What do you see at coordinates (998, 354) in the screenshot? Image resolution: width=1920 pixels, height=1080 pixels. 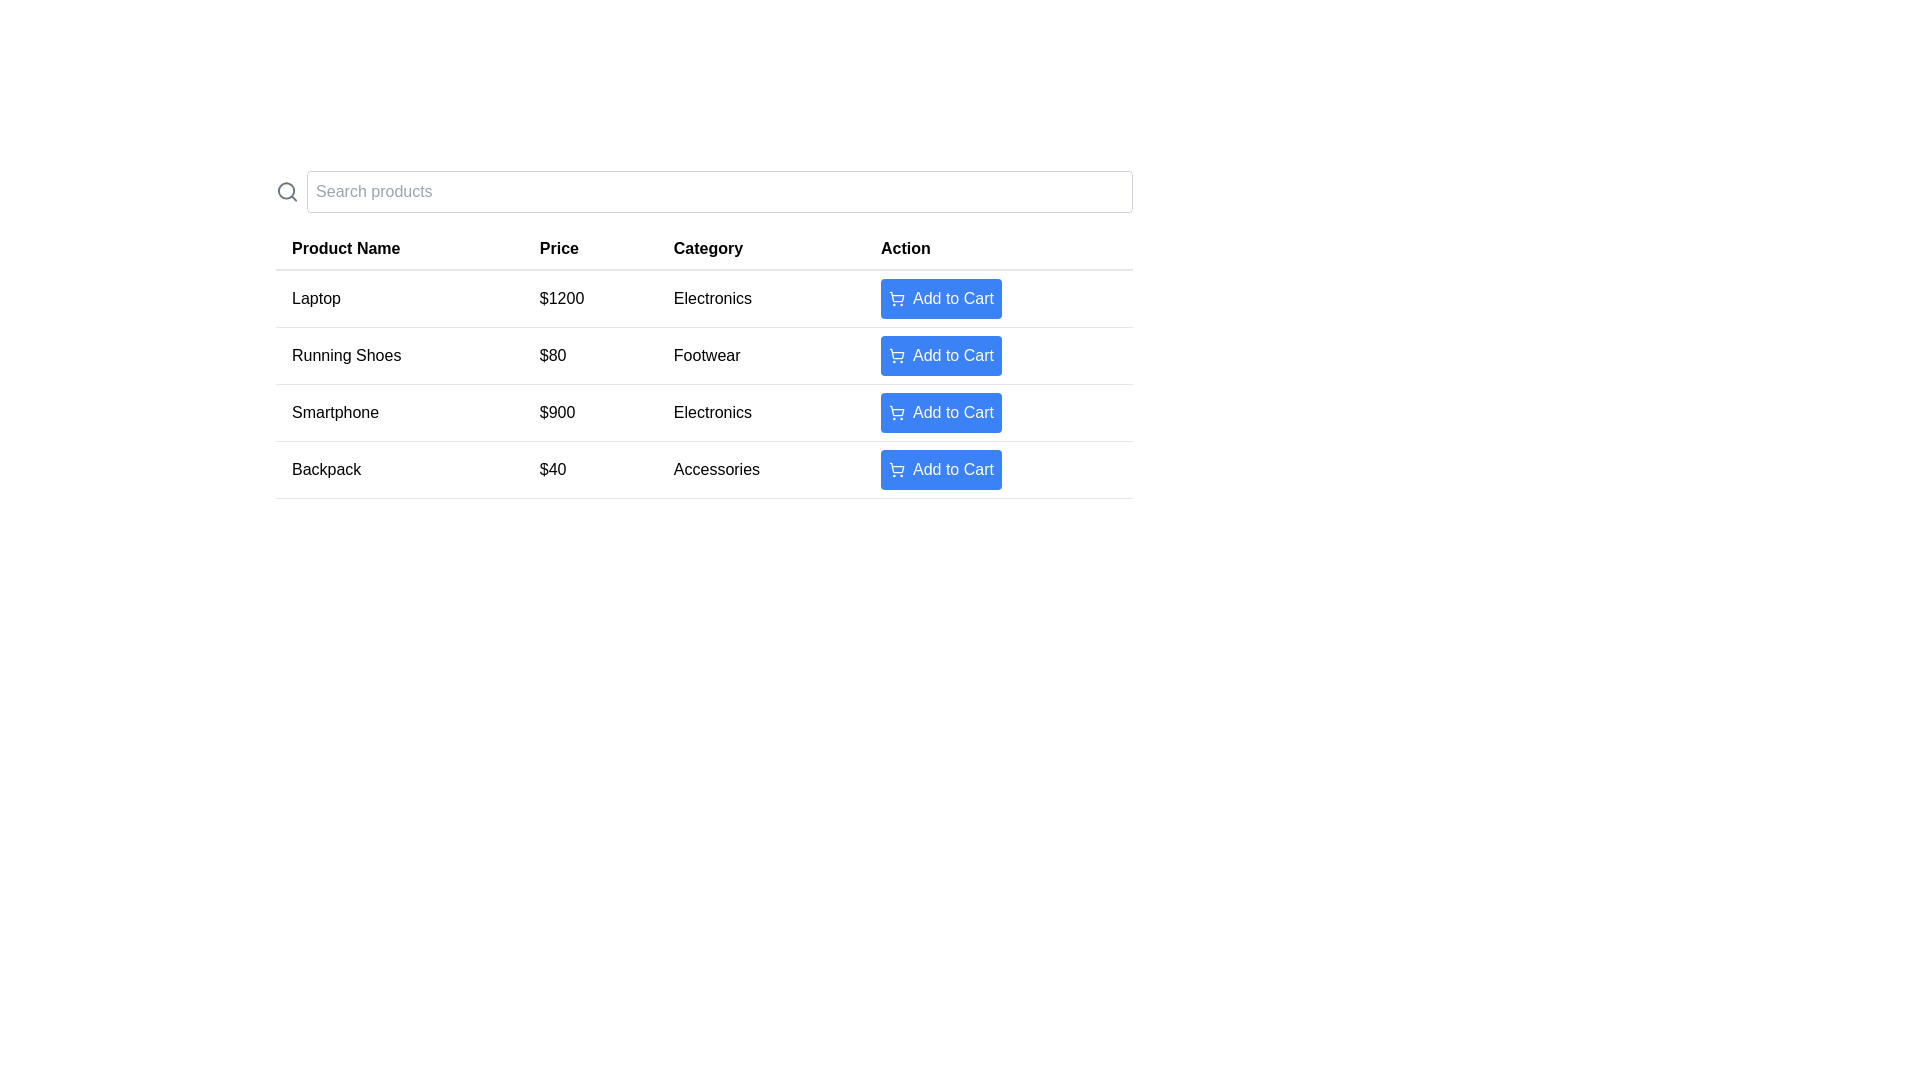 I see `the button in the 'Action' column of the second row that allows users to add running shoes to their shopping cart, providing visual feedback` at bounding box center [998, 354].